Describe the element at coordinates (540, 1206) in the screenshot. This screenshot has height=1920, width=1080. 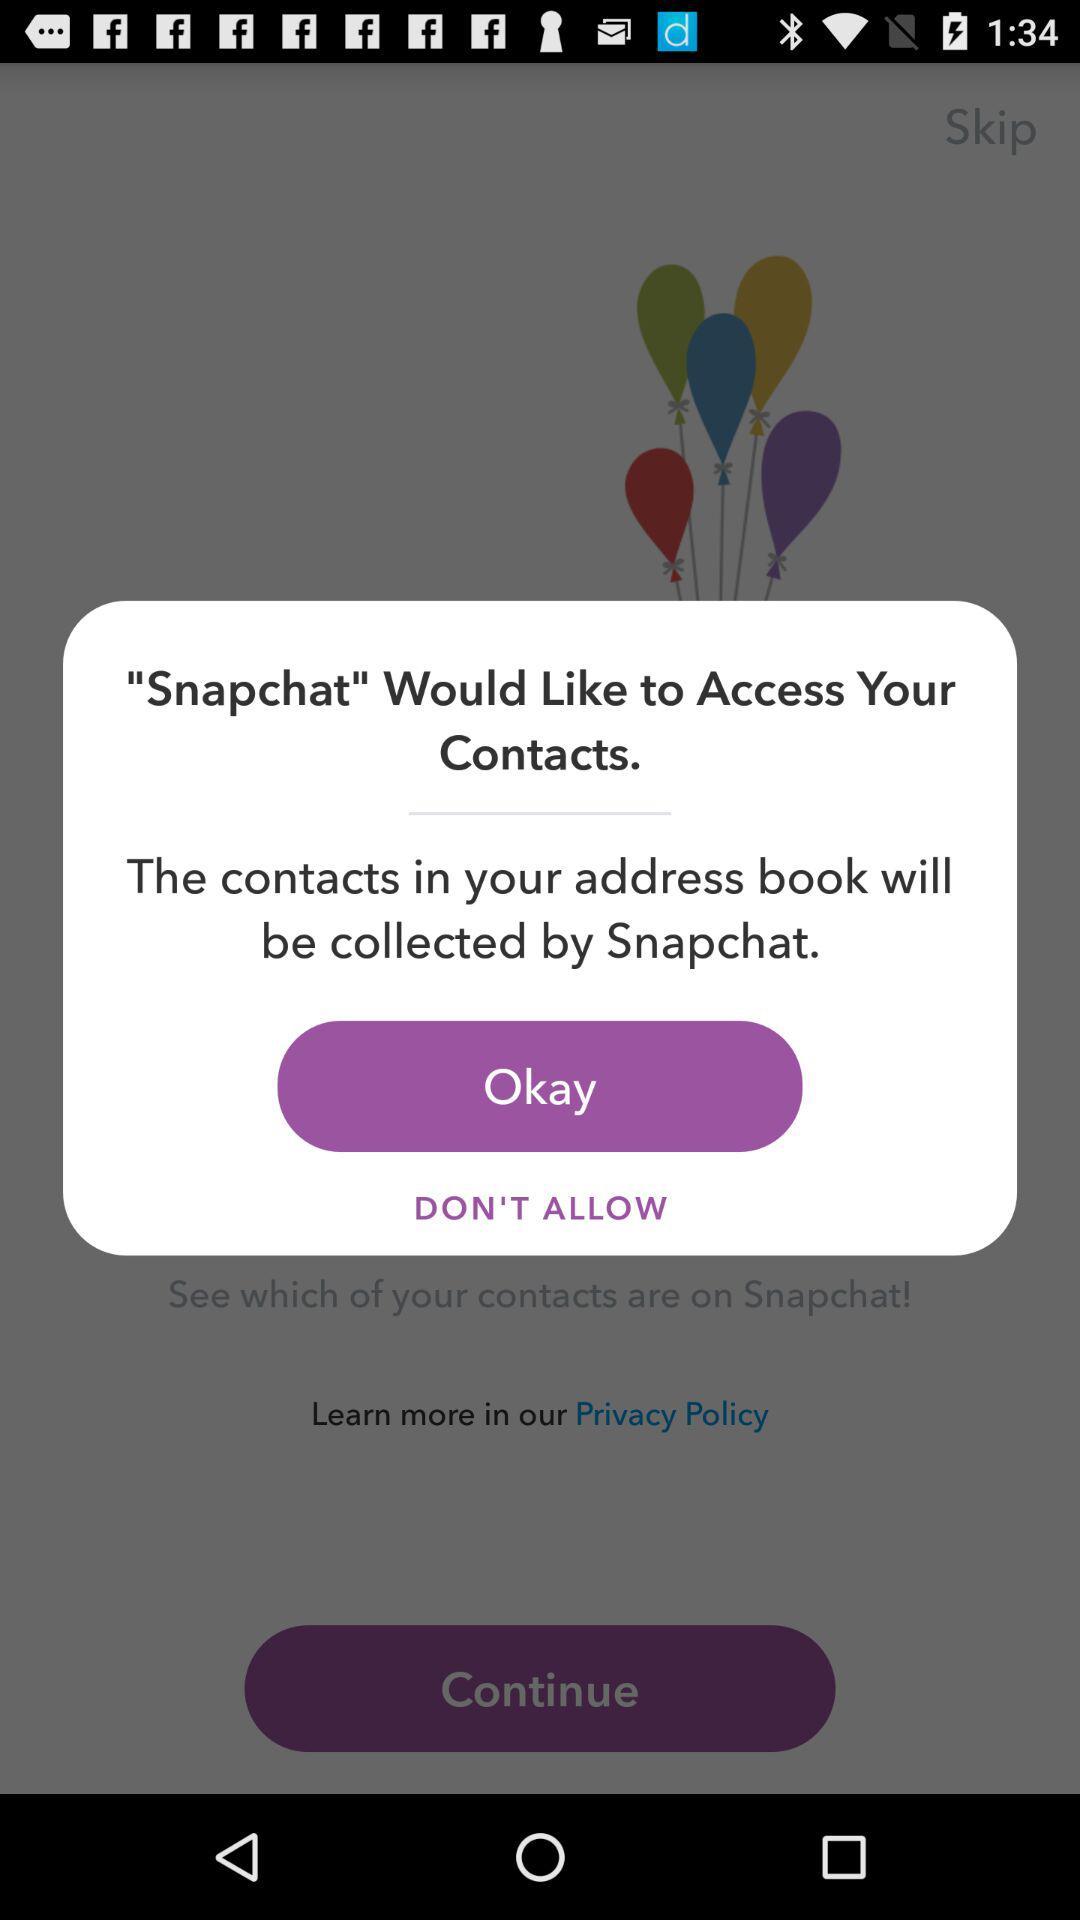
I see `don't allow` at that location.